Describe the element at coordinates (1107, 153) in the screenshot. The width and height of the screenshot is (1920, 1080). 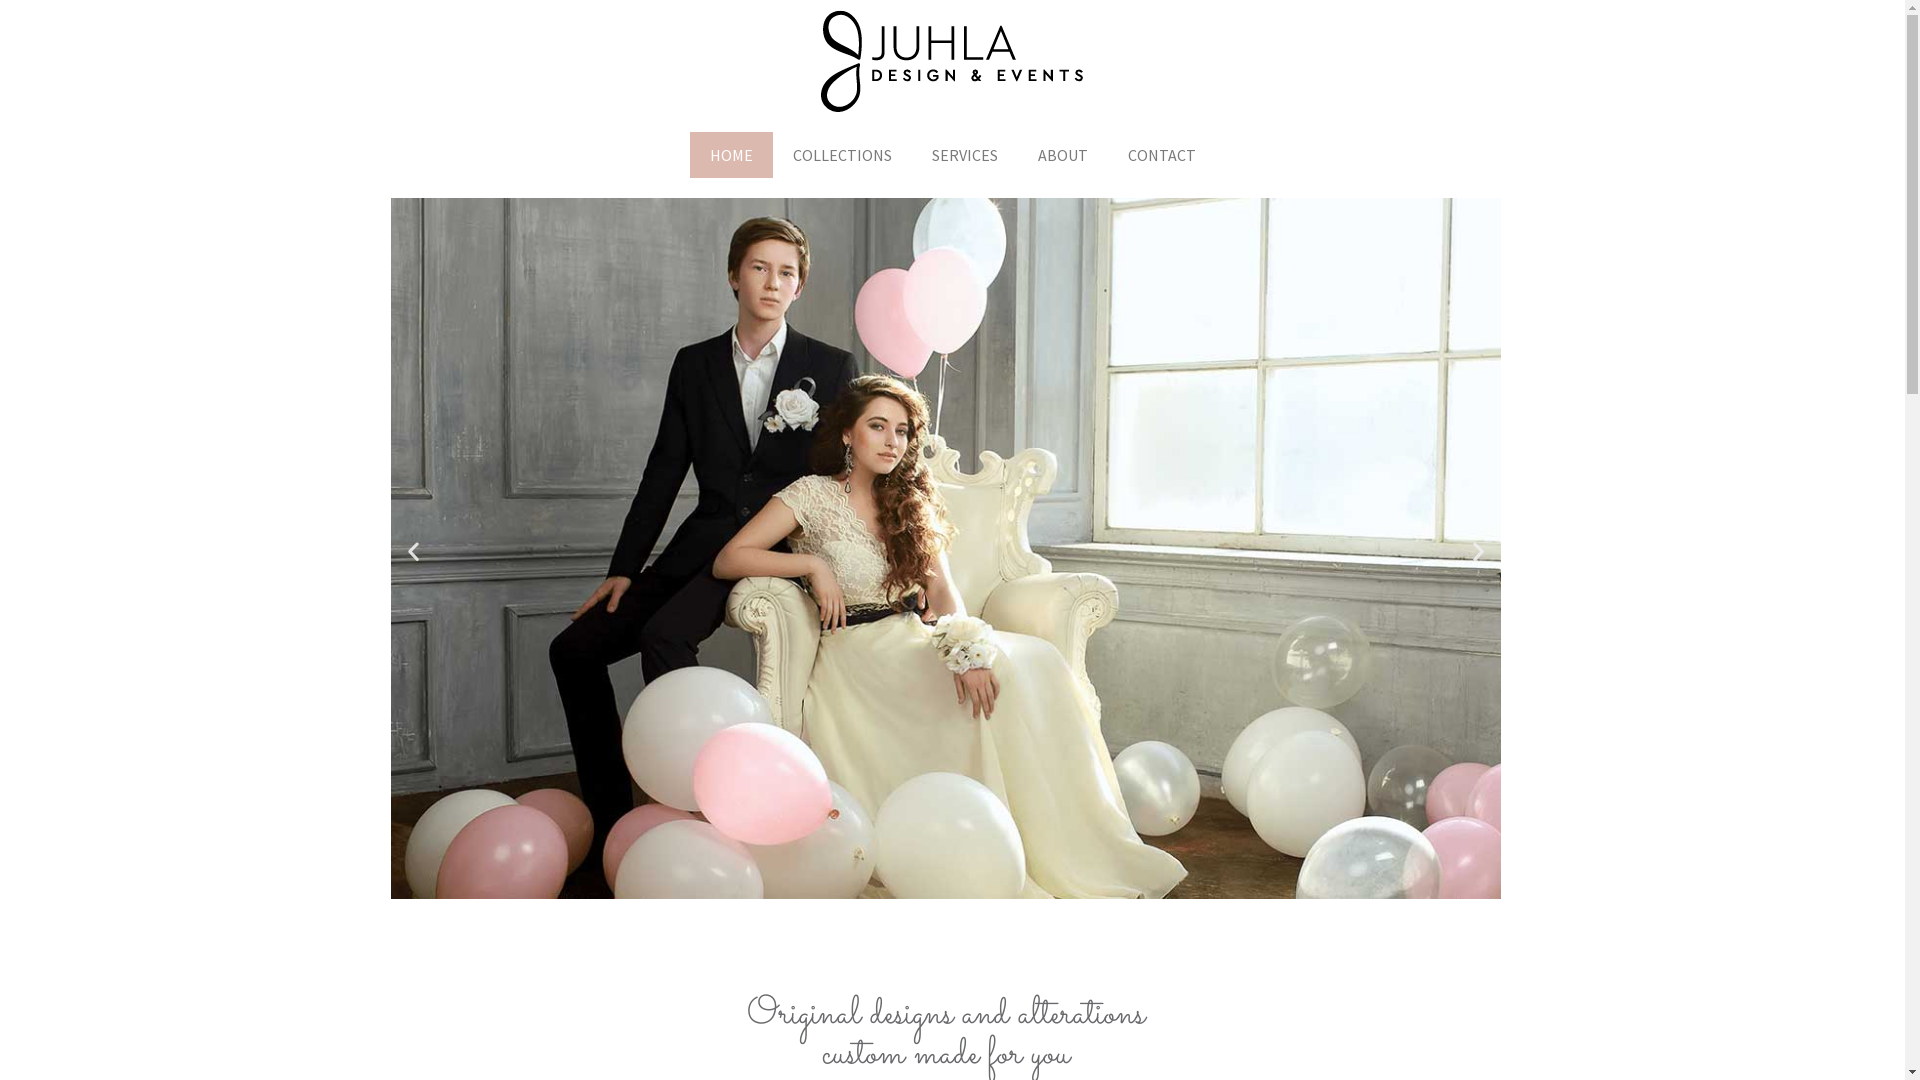
I see `'CONTACT'` at that location.